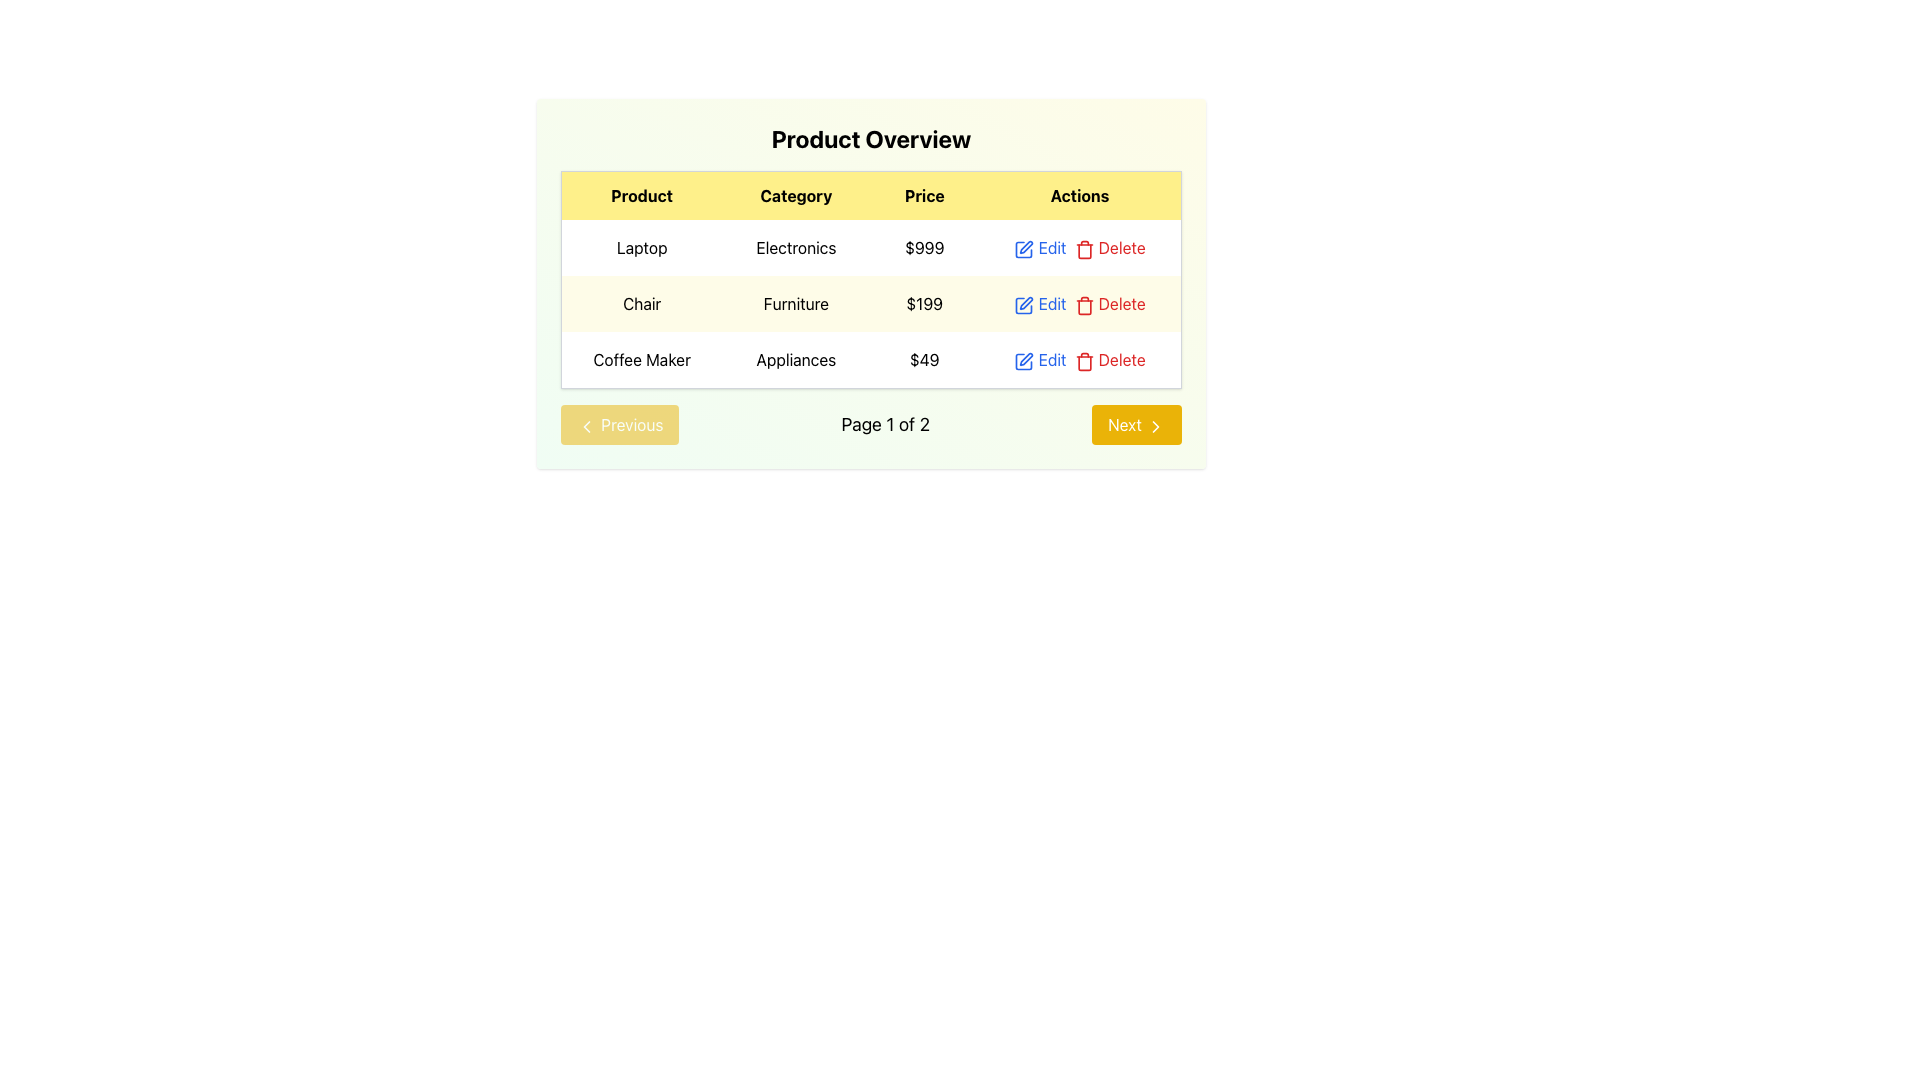  What do you see at coordinates (923, 195) in the screenshot?
I see `table header cell labeled 'Price', which has a yellow background and bold black text, located between the 'Category' and 'Actions' headers` at bounding box center [923, 195].